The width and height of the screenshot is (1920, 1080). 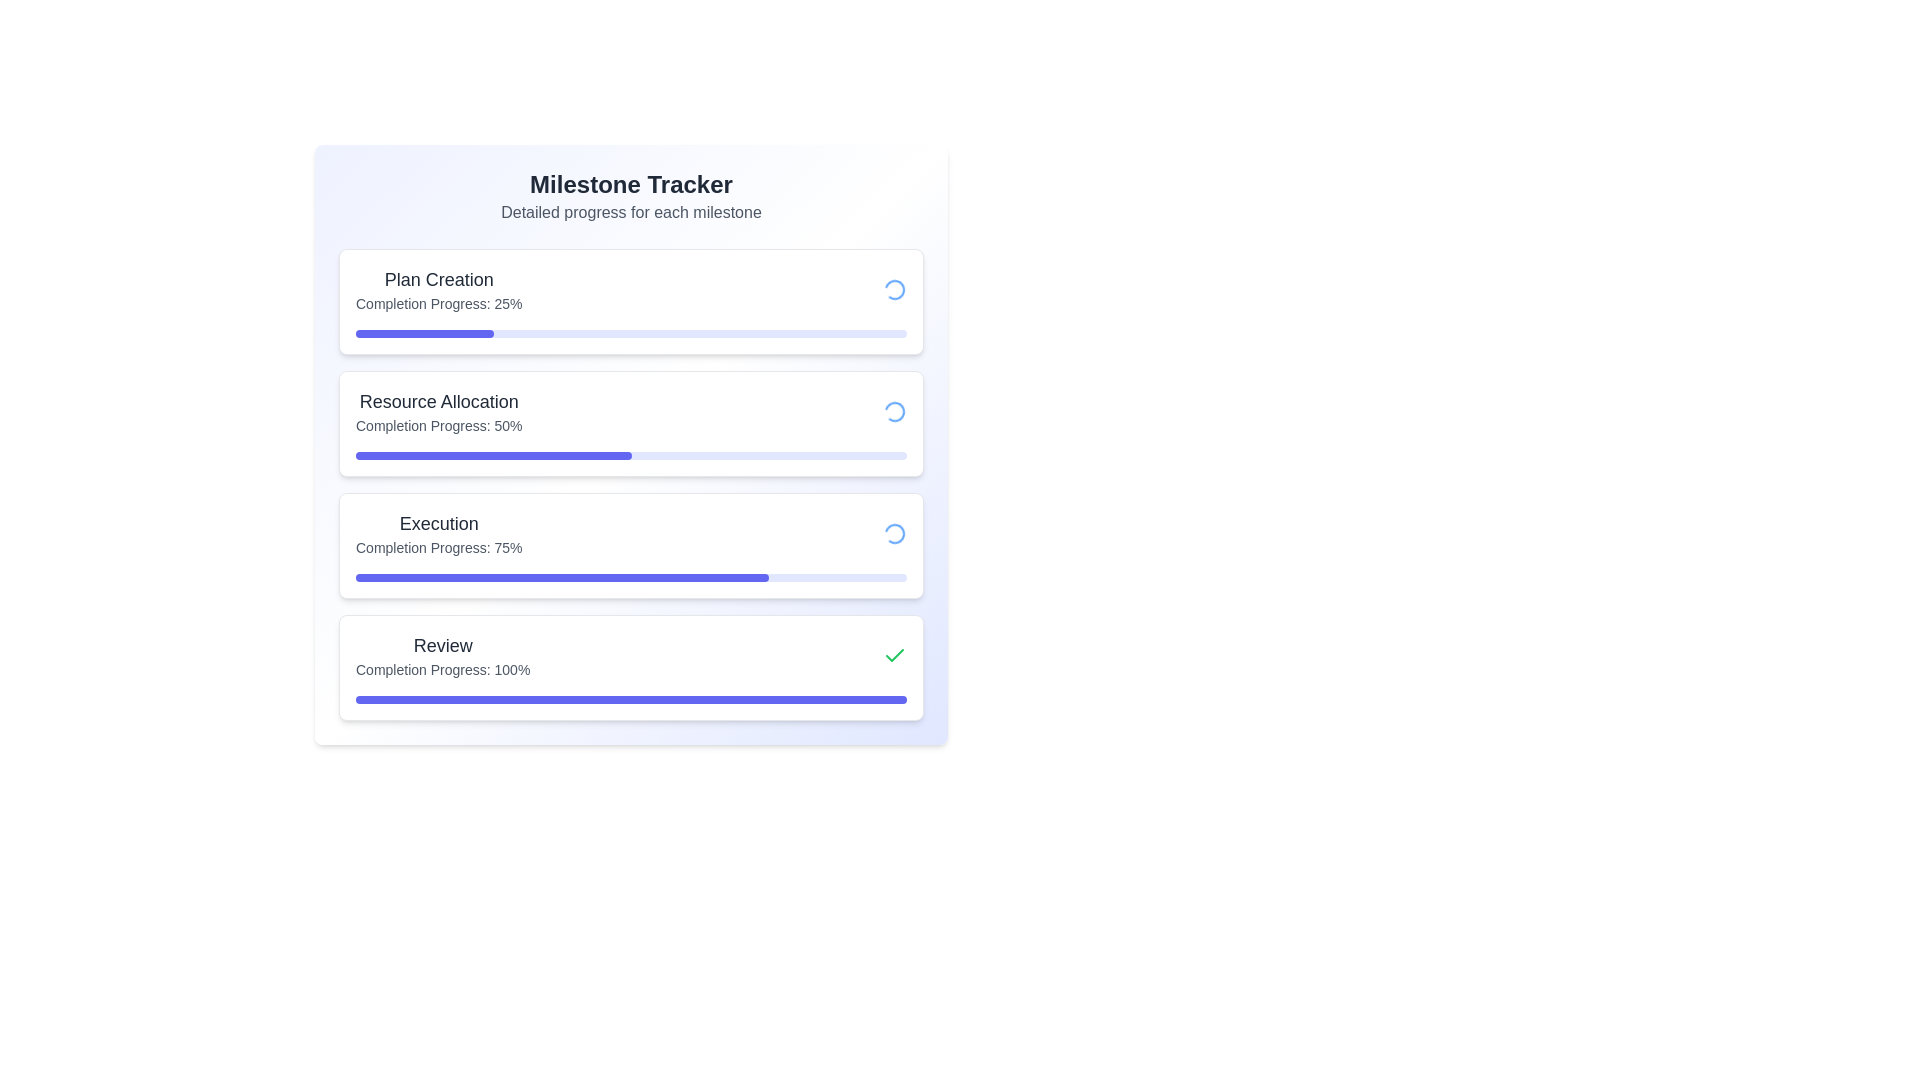 I want to click on the static text element that reads 'Detailed progress for each milestone', which is located under the title 'Milestone Tracker', so click(x=630, y=212).